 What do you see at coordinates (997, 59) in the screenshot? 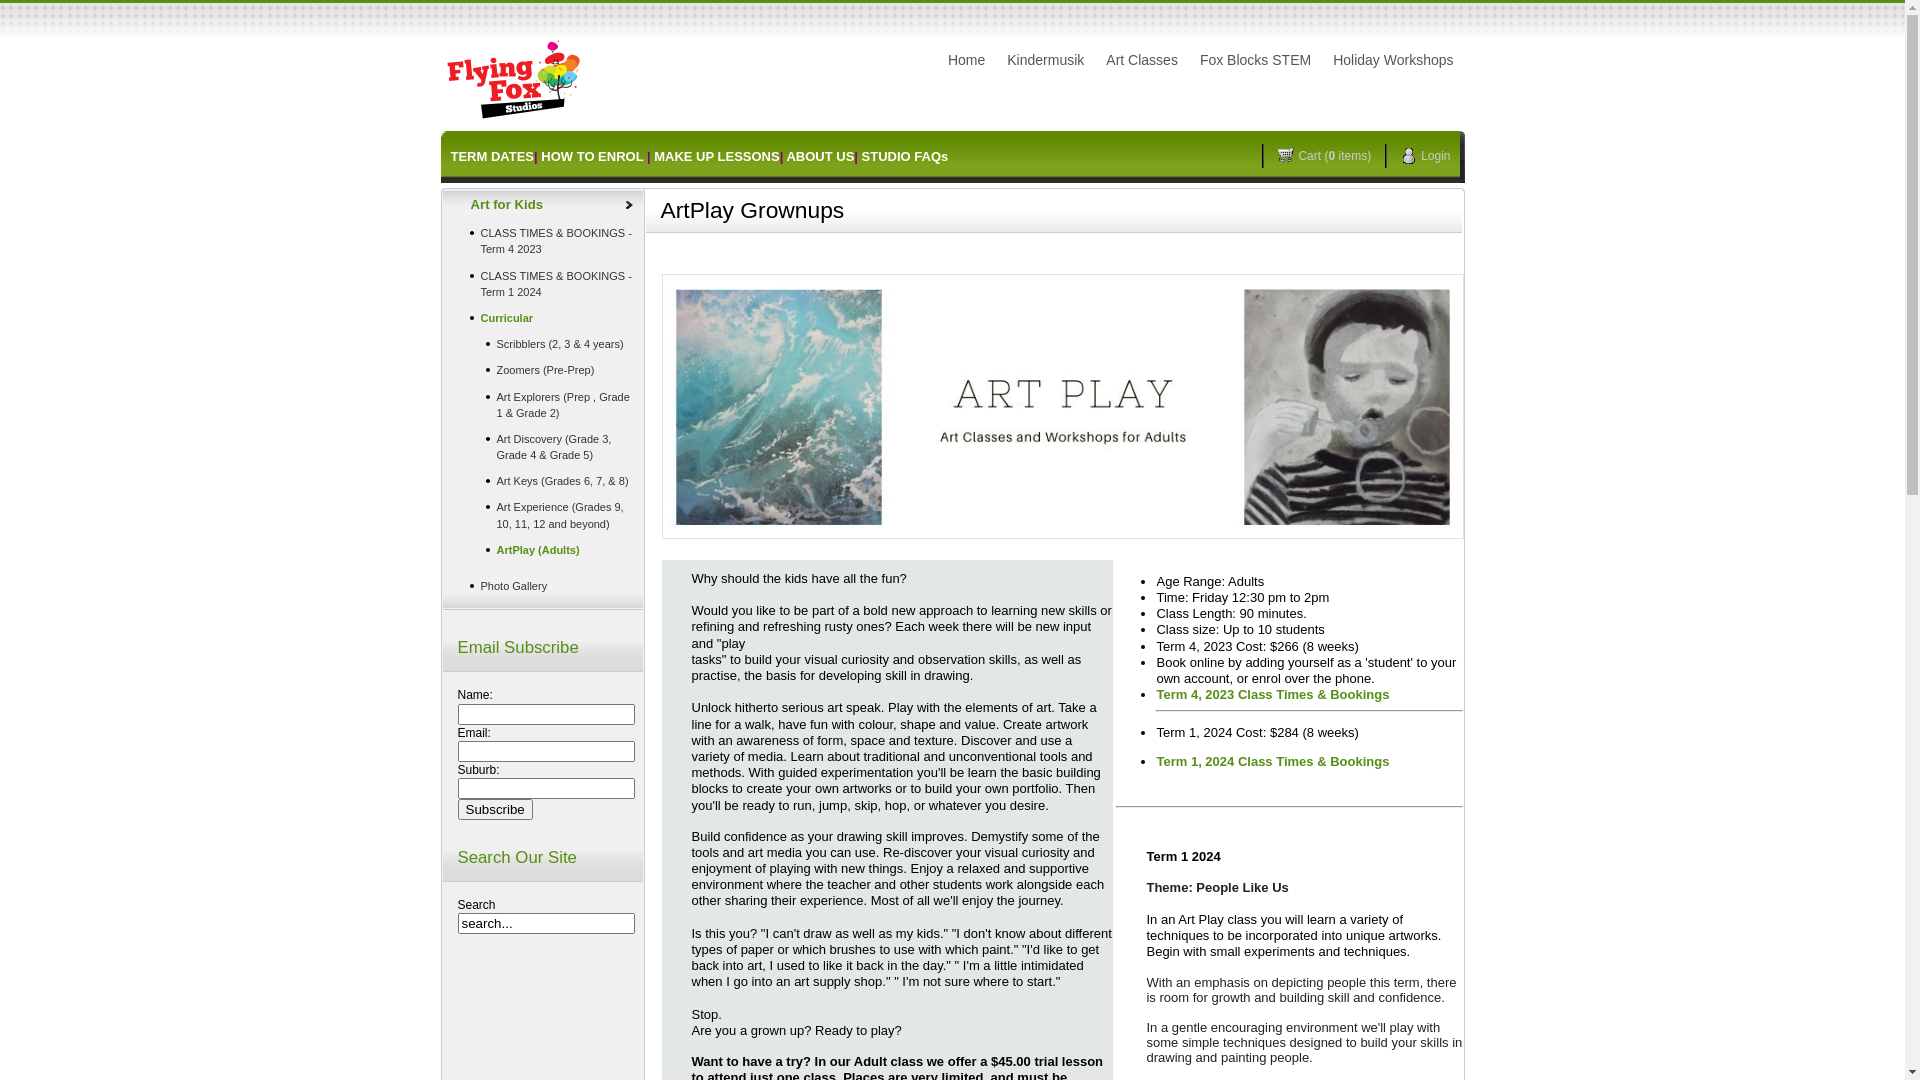
I see `'Kindermusik'` at bounding box center [997, 59].